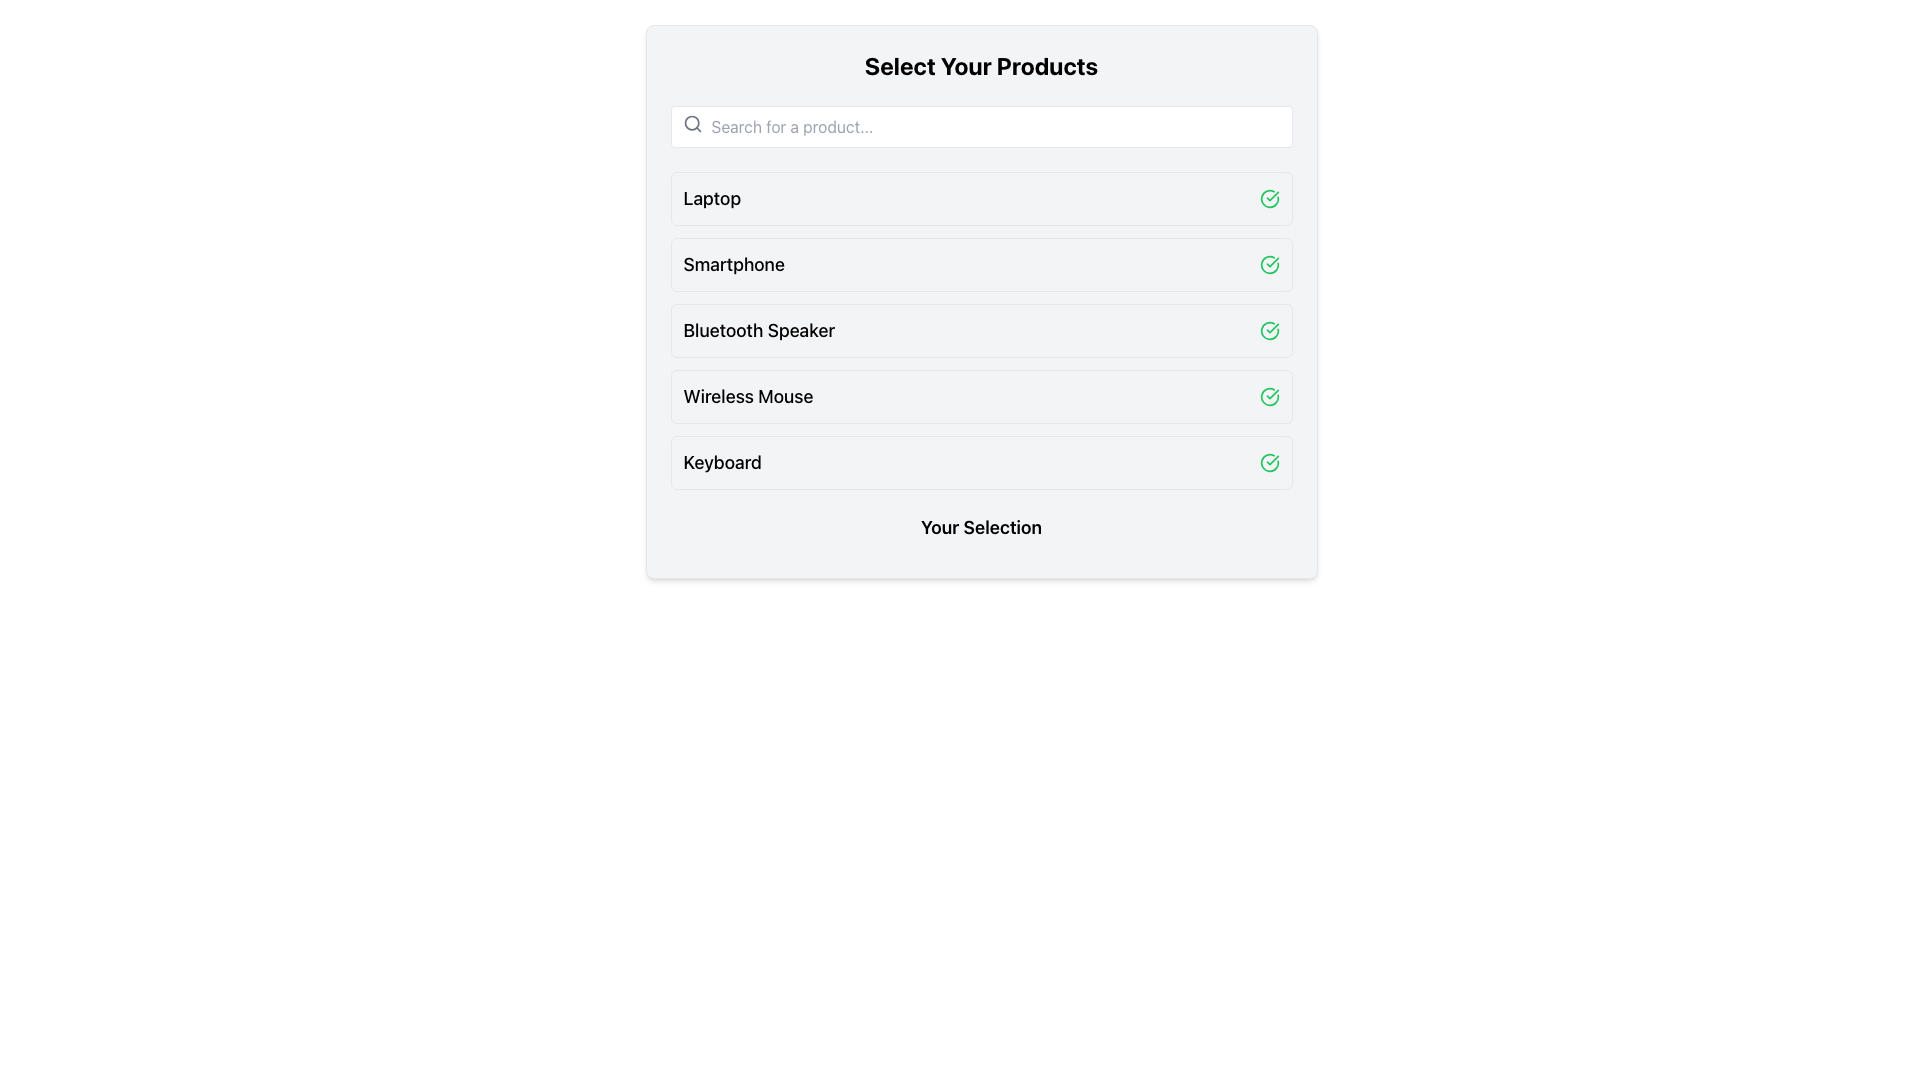 The height and width of the screenshot is (1080, 1920). Describe the element at coordinates (1268, 264) in the screenshot. I see `the selection indicator icon located at the far right of the 'Smartphone' row` at that location.